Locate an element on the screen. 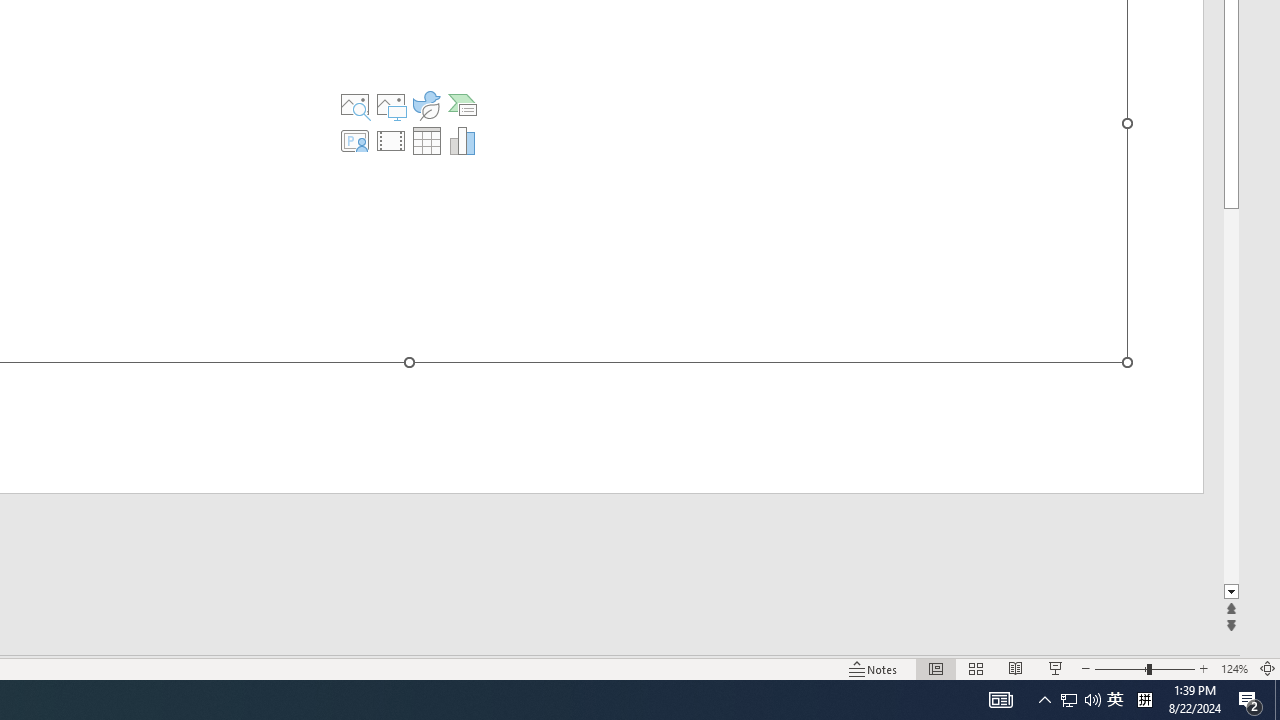  'Insert a SmartArt Graphic' is located at coordinates (461, 105).